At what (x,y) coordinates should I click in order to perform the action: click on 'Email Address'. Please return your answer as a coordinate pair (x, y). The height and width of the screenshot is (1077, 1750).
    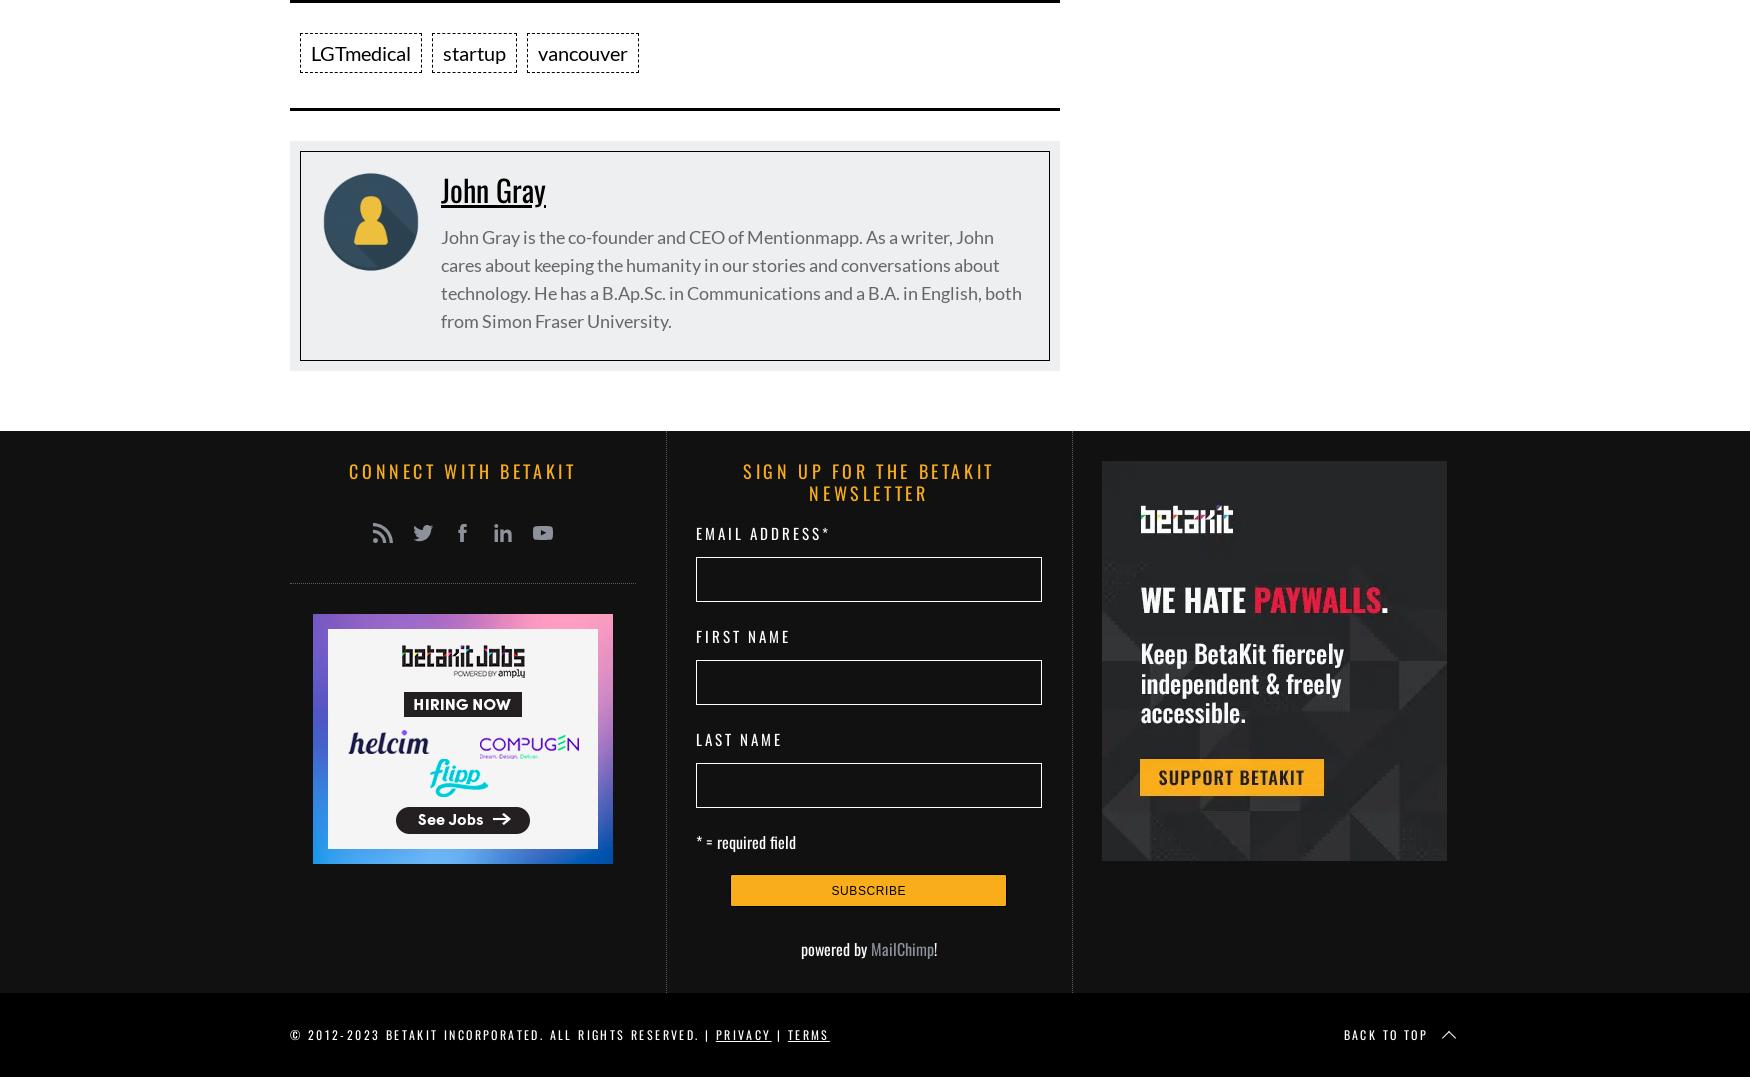
    Looking at the image, I should click on (756, 532).